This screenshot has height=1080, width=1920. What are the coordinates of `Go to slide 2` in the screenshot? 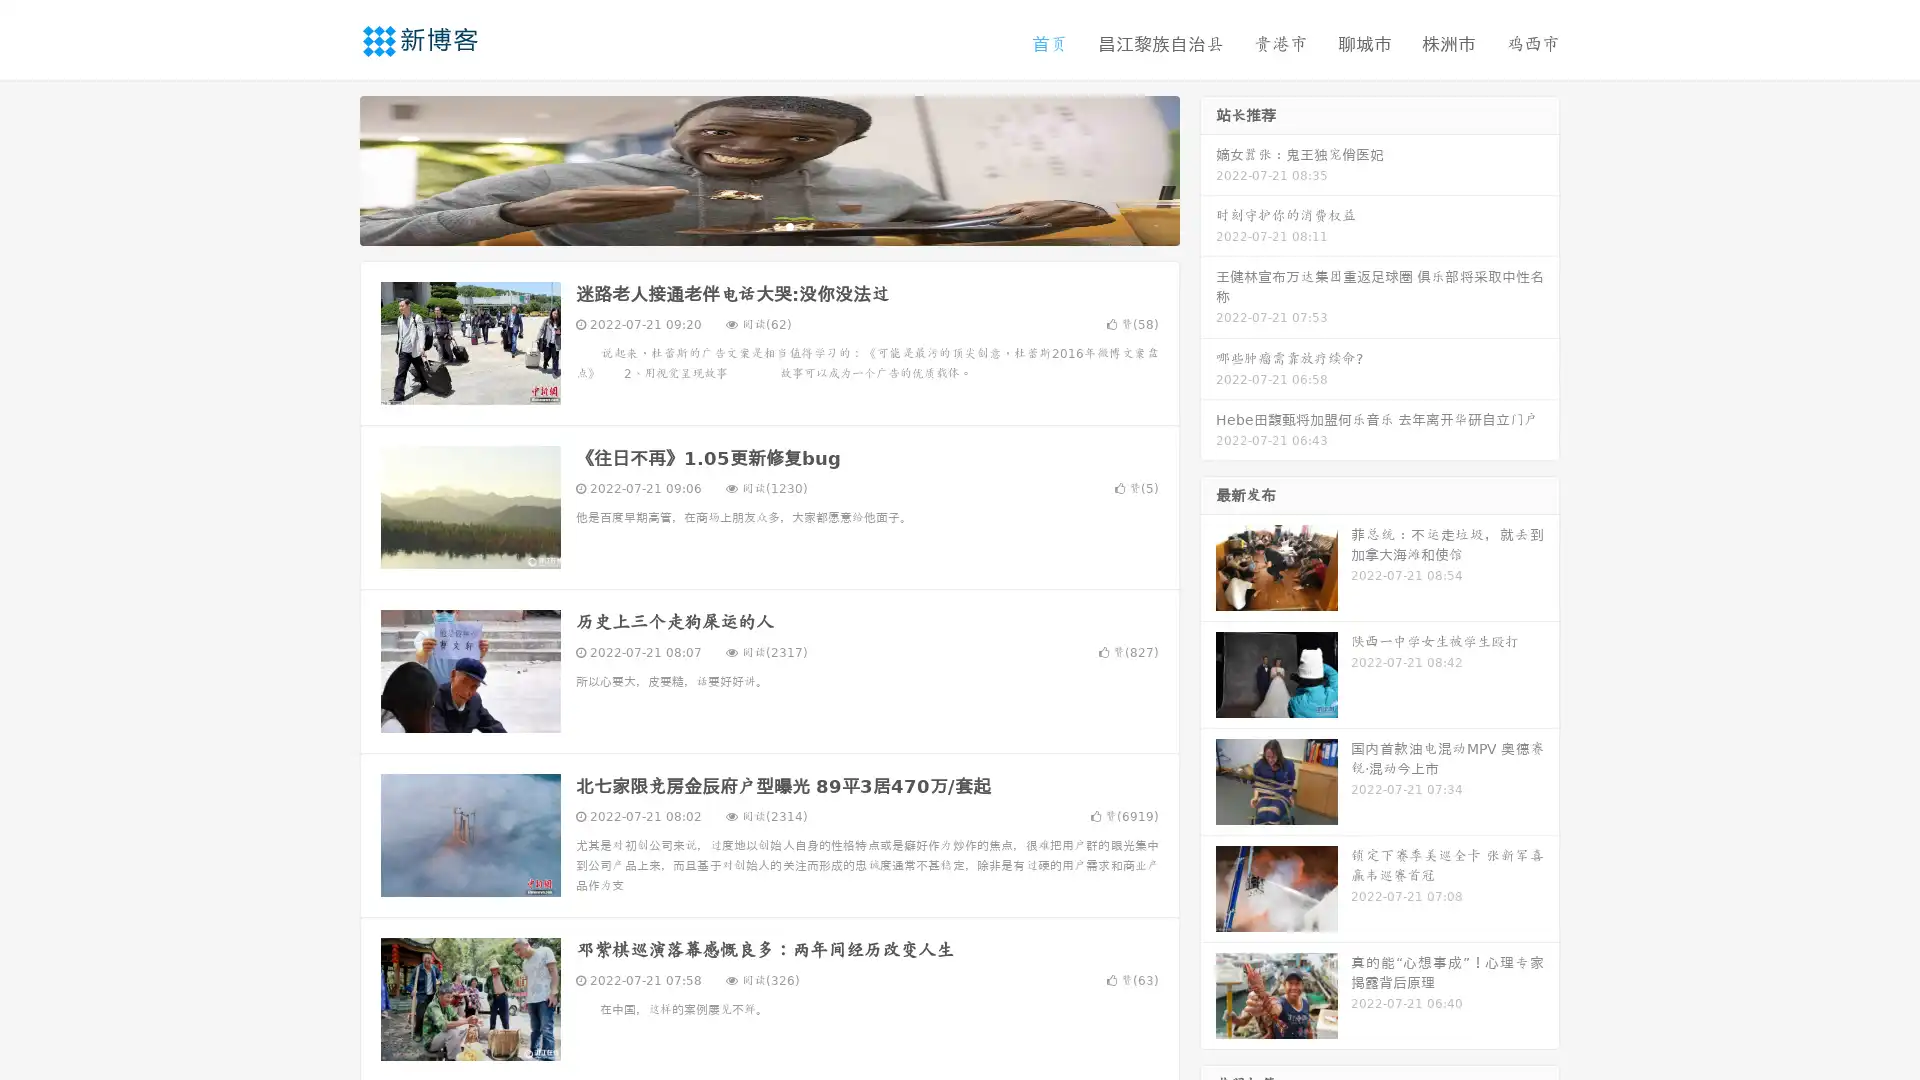 It's located at (768, 225).